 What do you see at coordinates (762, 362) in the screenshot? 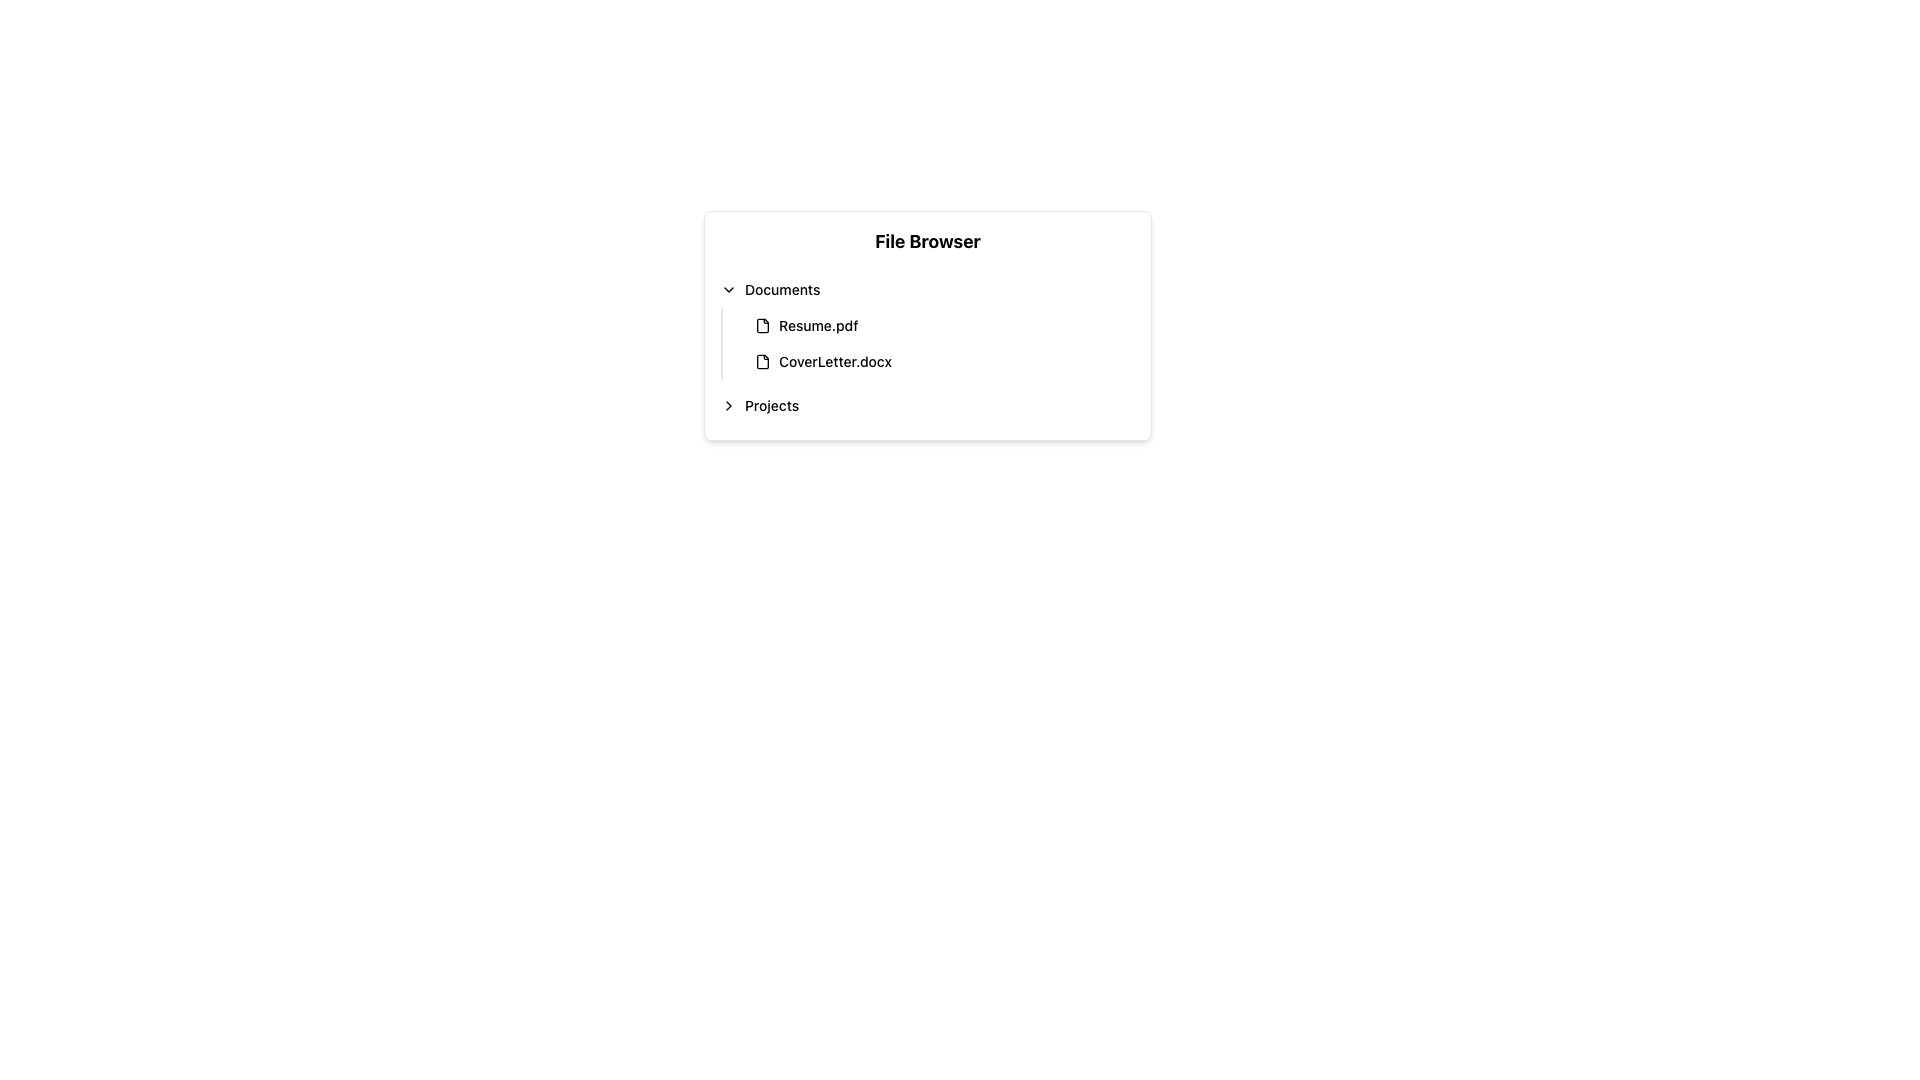
I see `the file icon representing 'CoverLetter.docx', which is a small document-shaped outline icon with a bold border located` at bounding box center [762, 362].